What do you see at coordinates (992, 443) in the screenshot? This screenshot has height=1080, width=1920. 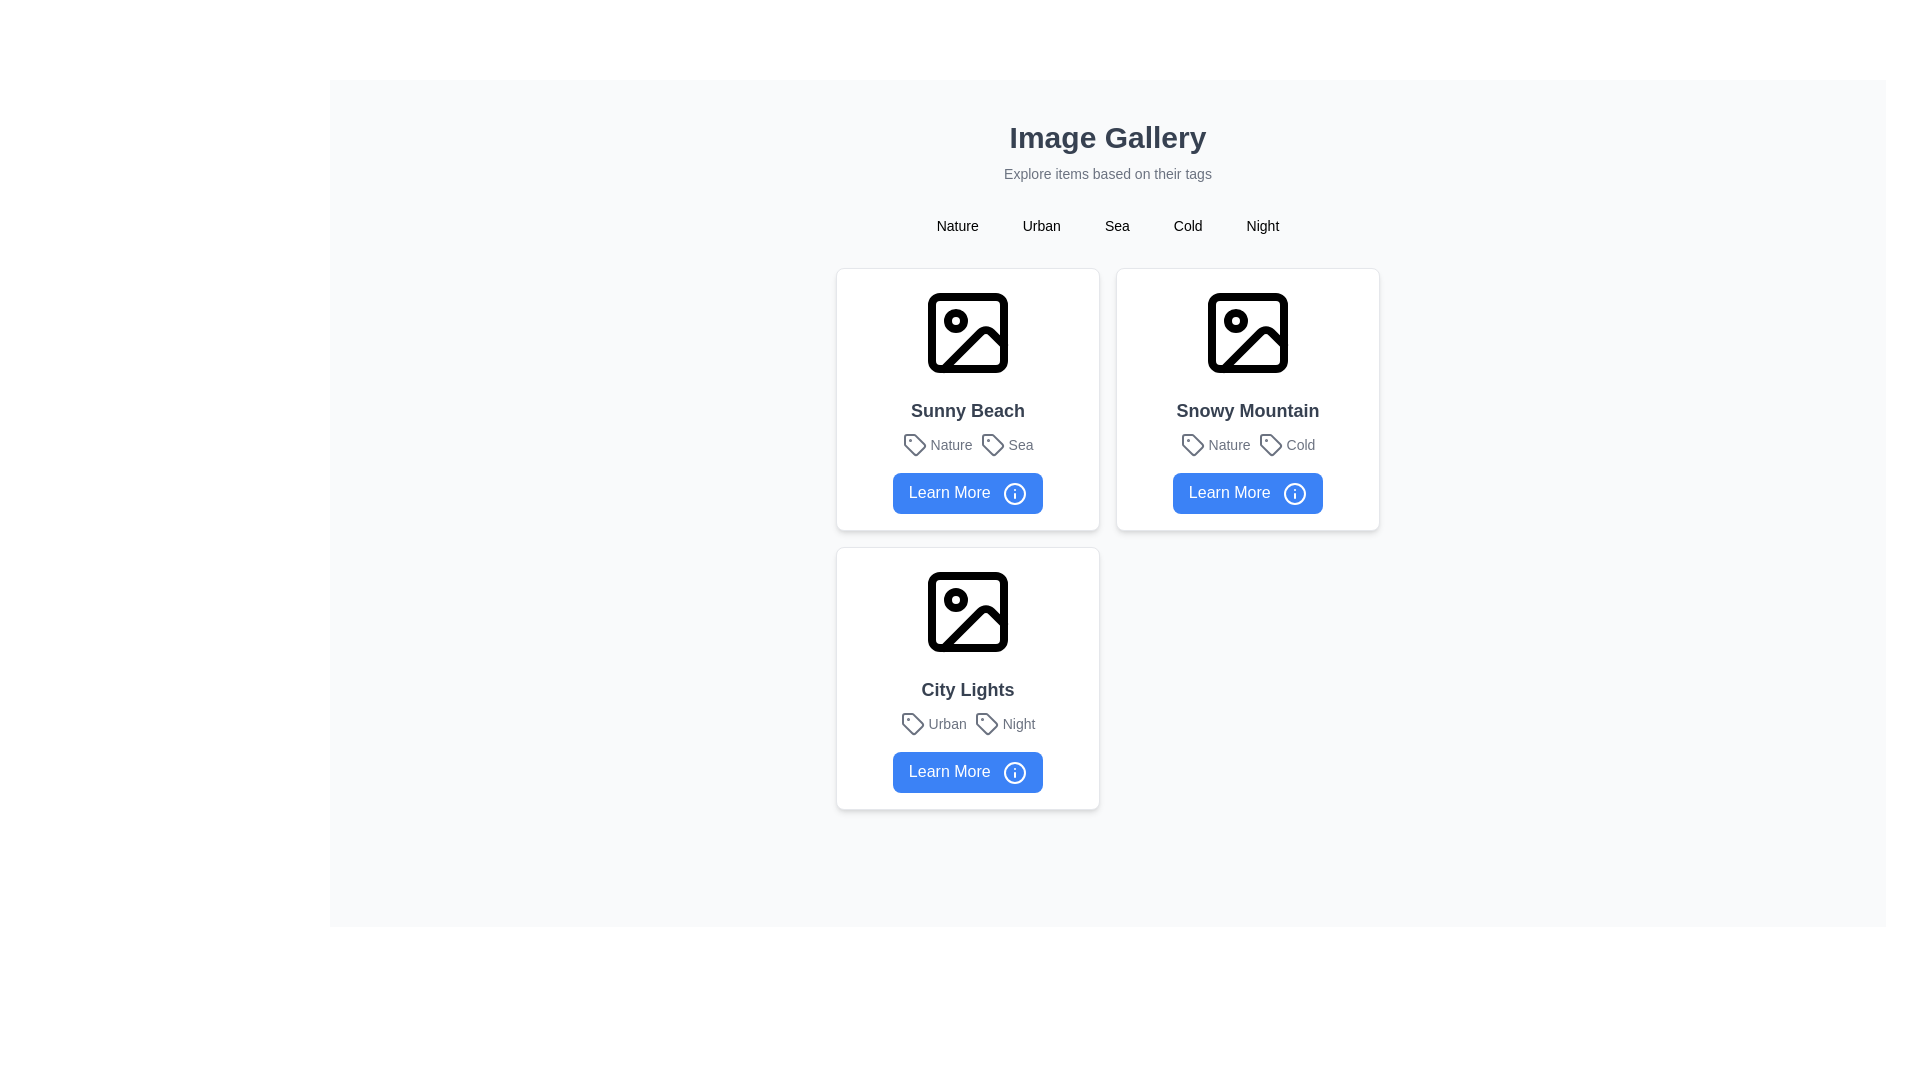 I see `the small tag-shaped icon located next to the text 'Sea' in the bottom left region of the card labeled 'Sunny Beach'` at bounding box center [992, 443].